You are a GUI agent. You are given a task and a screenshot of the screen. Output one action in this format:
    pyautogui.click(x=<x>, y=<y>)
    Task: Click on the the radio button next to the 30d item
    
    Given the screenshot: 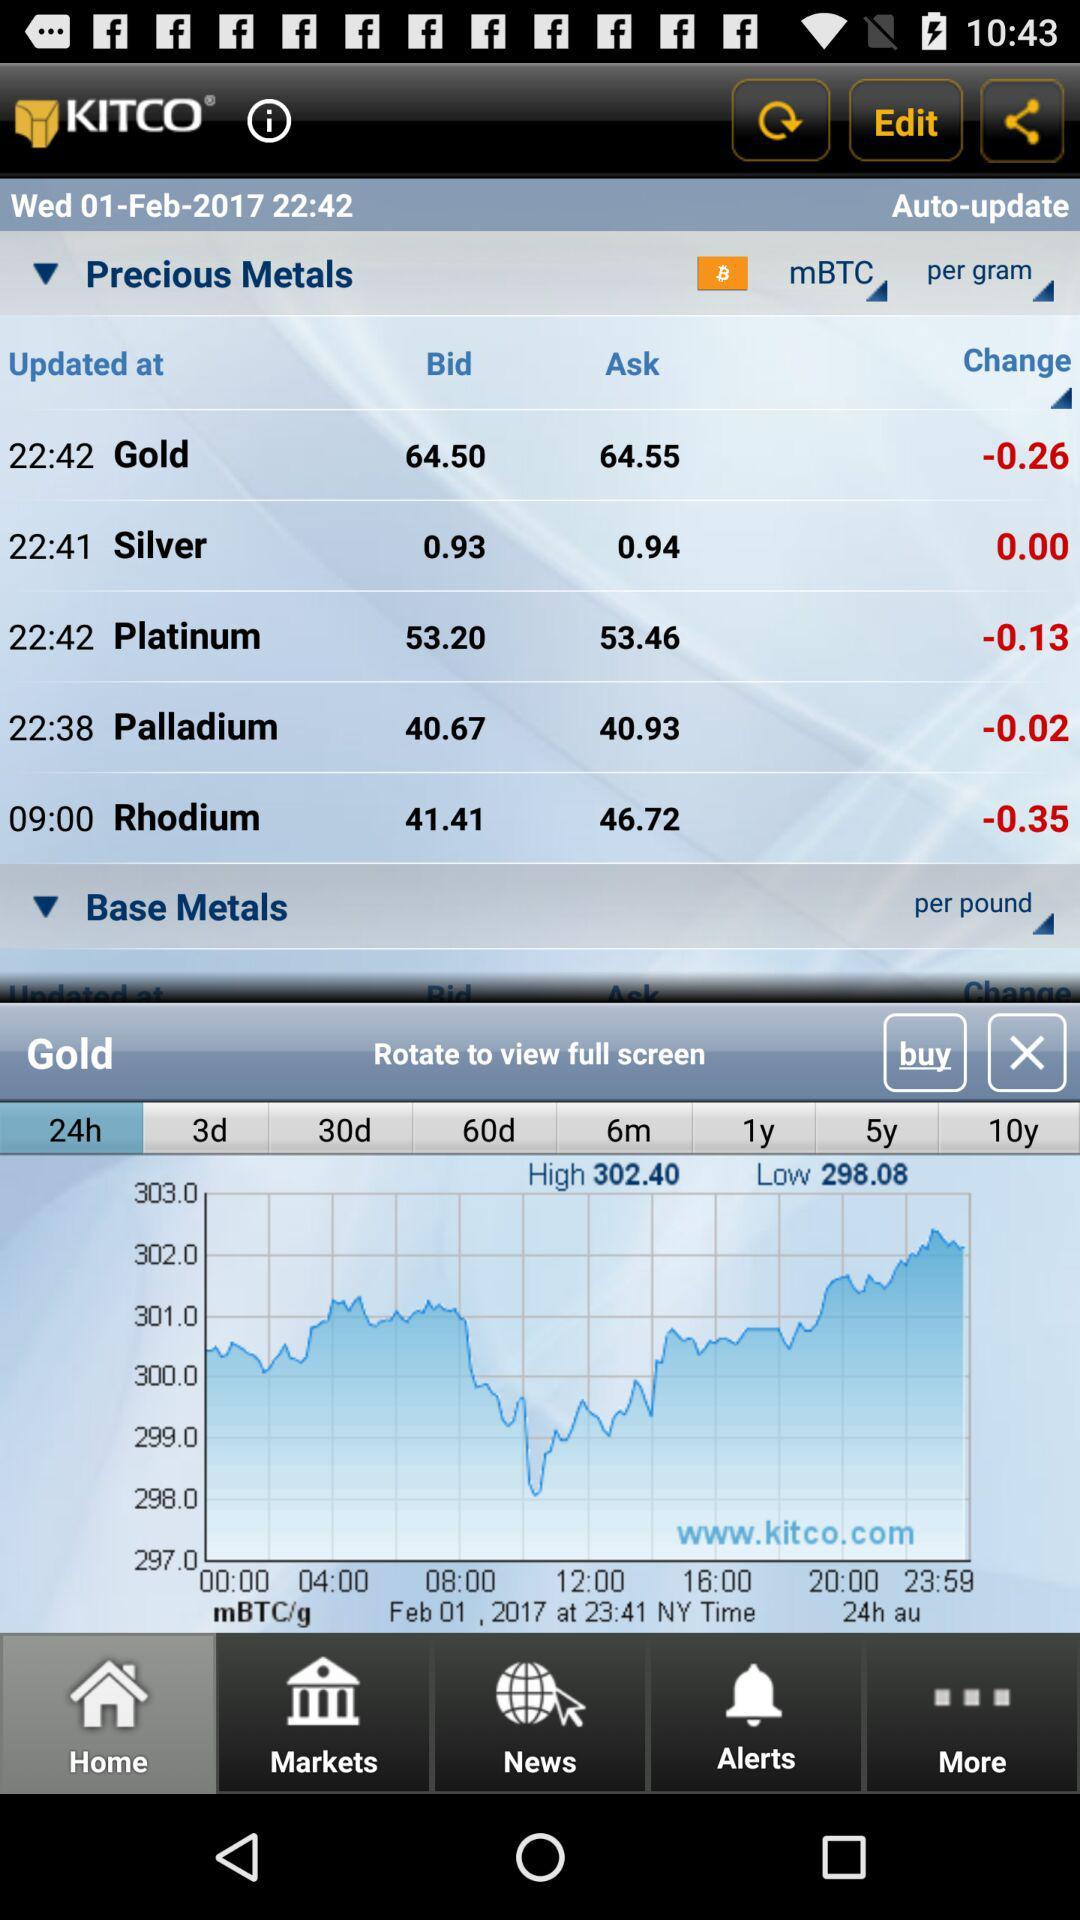 What is the action you would take?
    pyautogui.click(x=206, y=1129)
    